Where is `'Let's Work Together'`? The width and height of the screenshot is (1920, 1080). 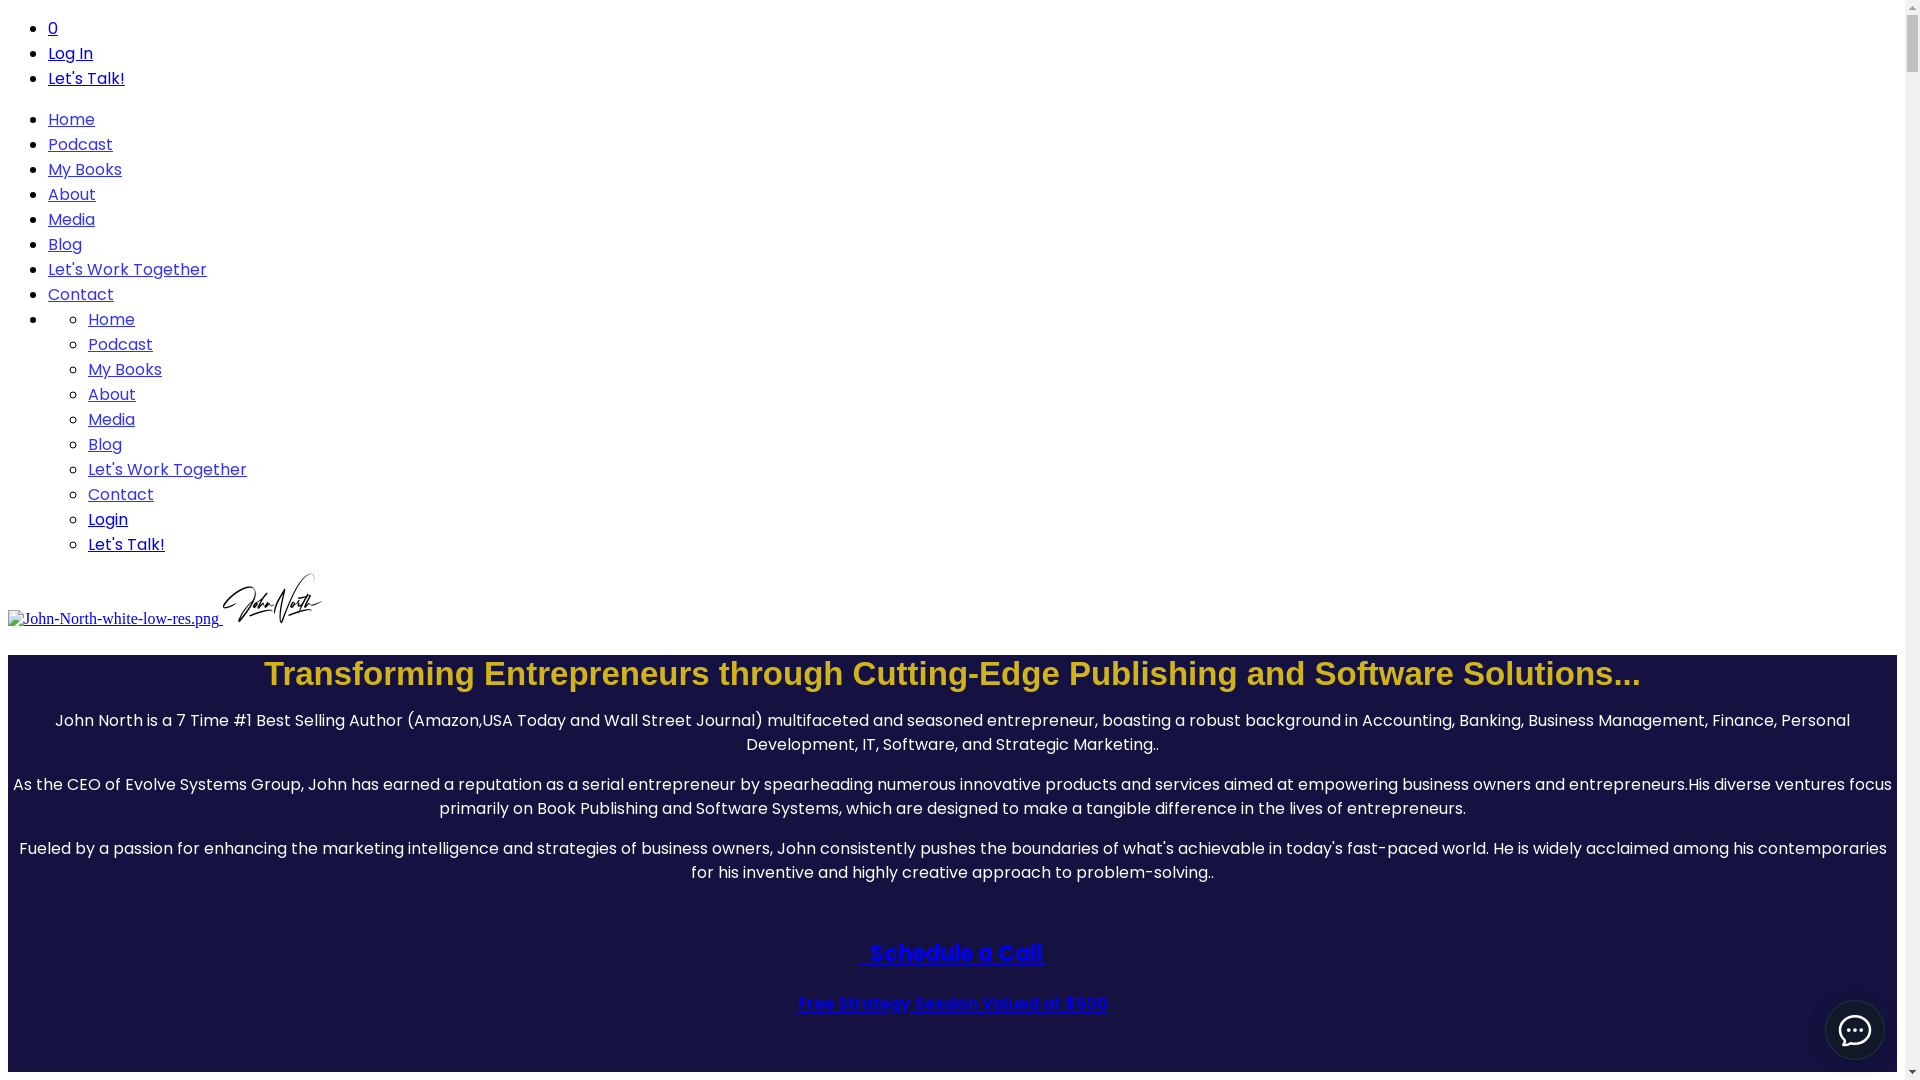
'Let's Work Together' is located at coordinates (126, 268).